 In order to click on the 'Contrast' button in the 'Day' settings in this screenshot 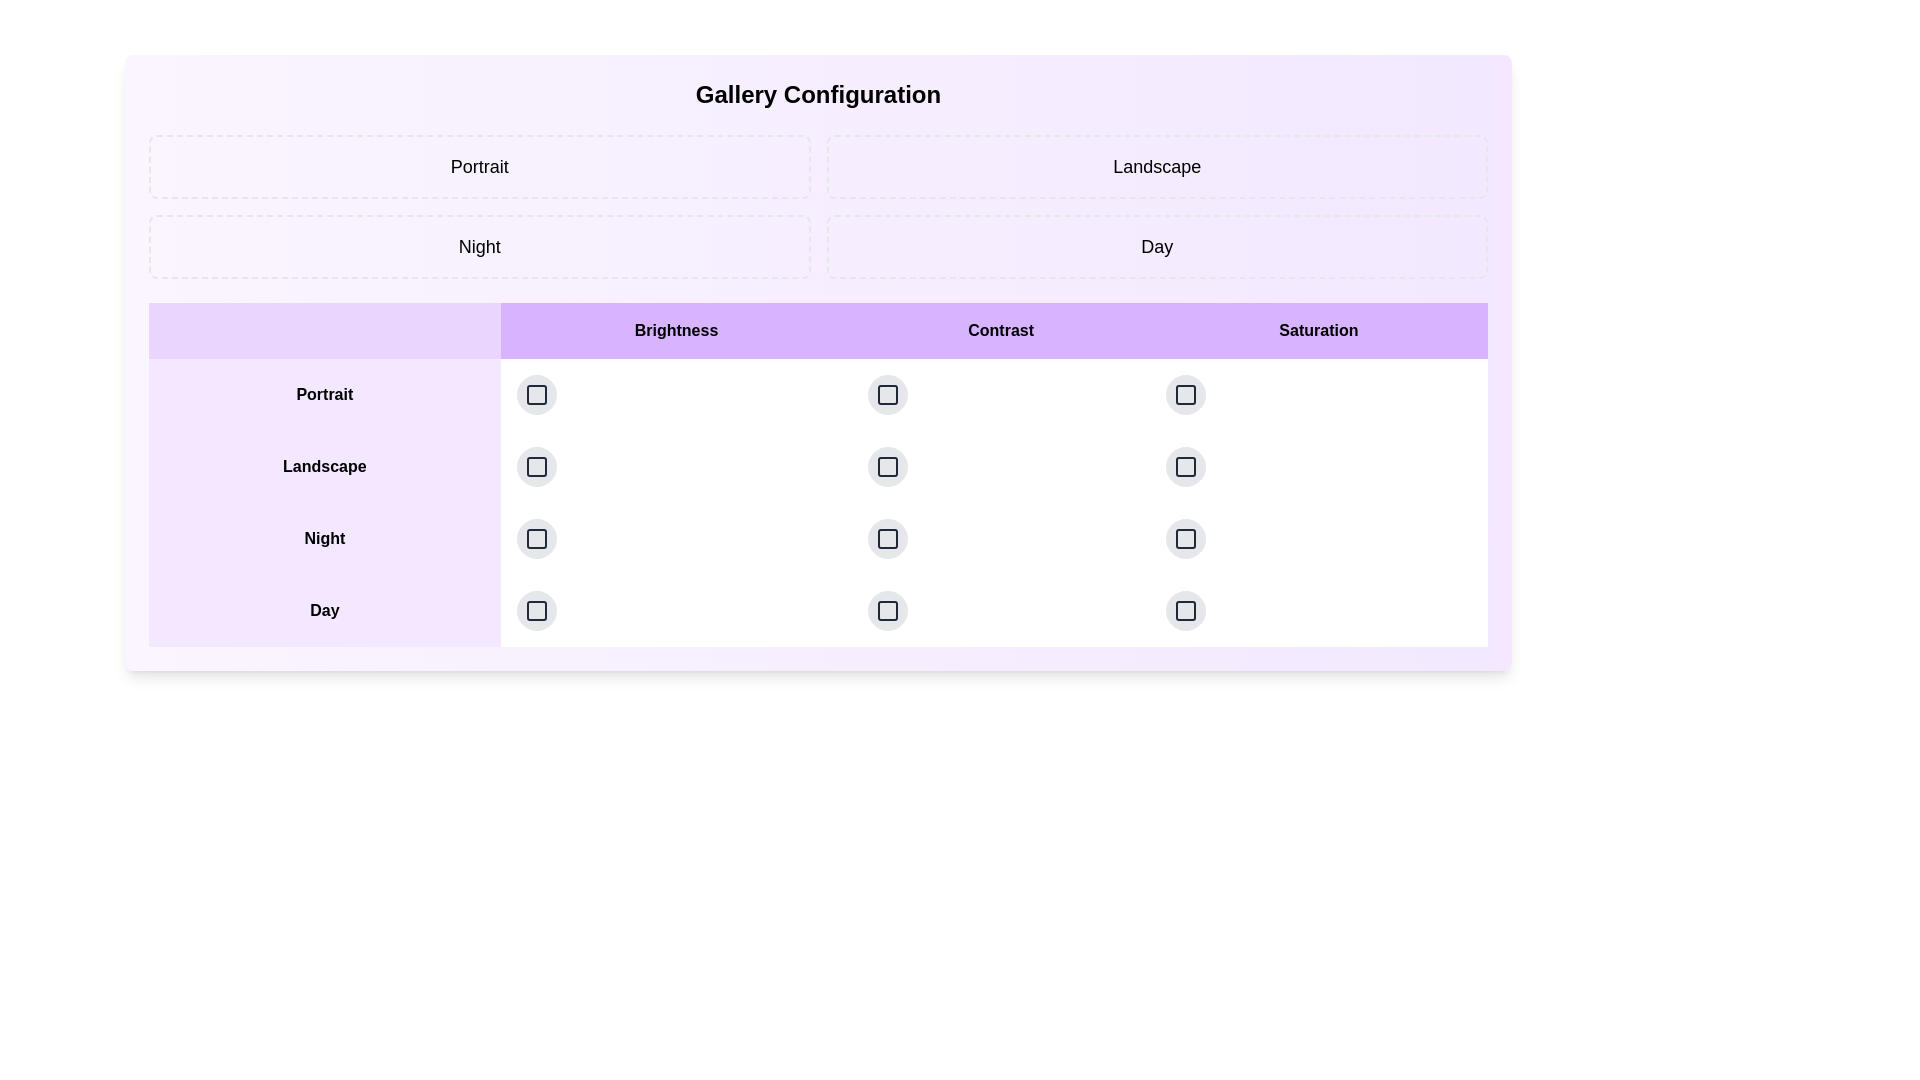, I will do `click(887, 609)`.